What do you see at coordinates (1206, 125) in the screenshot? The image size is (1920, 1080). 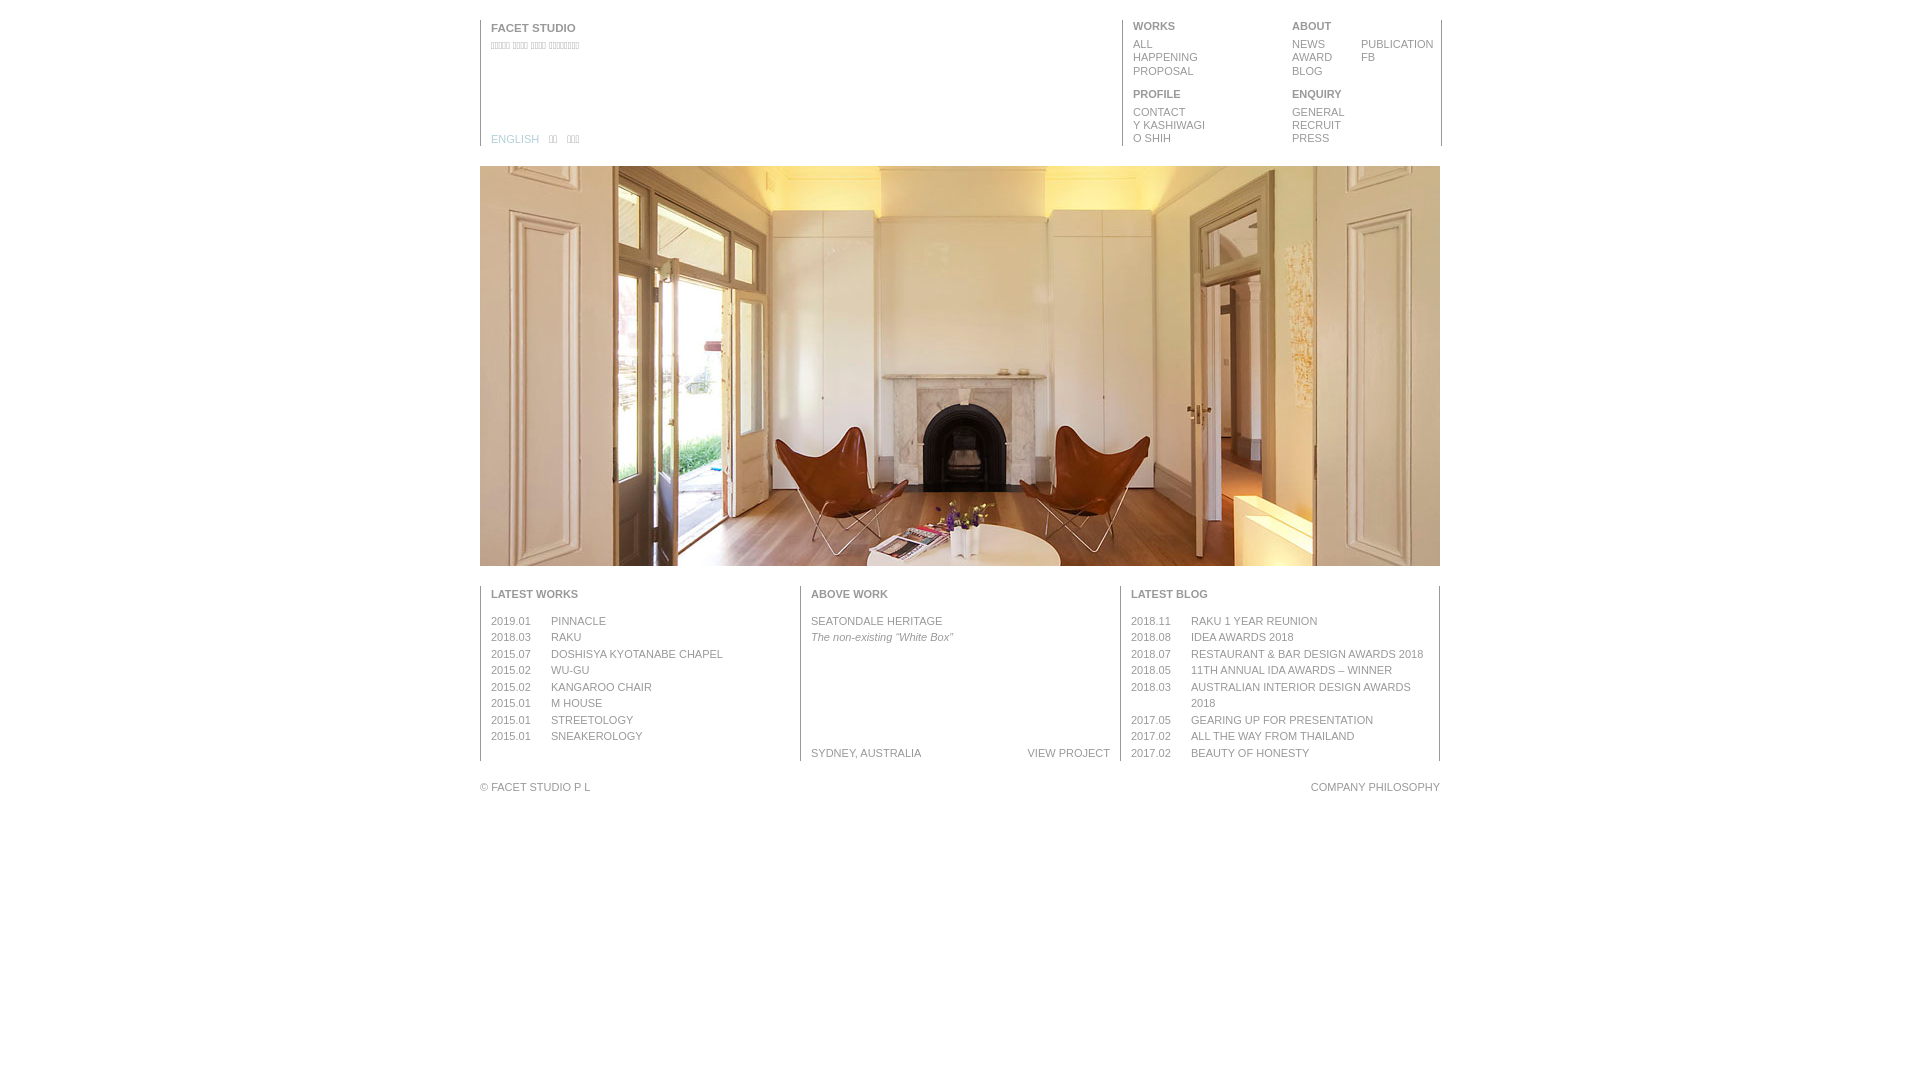 I see `'Y KASHIWAGI'` at bounding box center [1206, 125].